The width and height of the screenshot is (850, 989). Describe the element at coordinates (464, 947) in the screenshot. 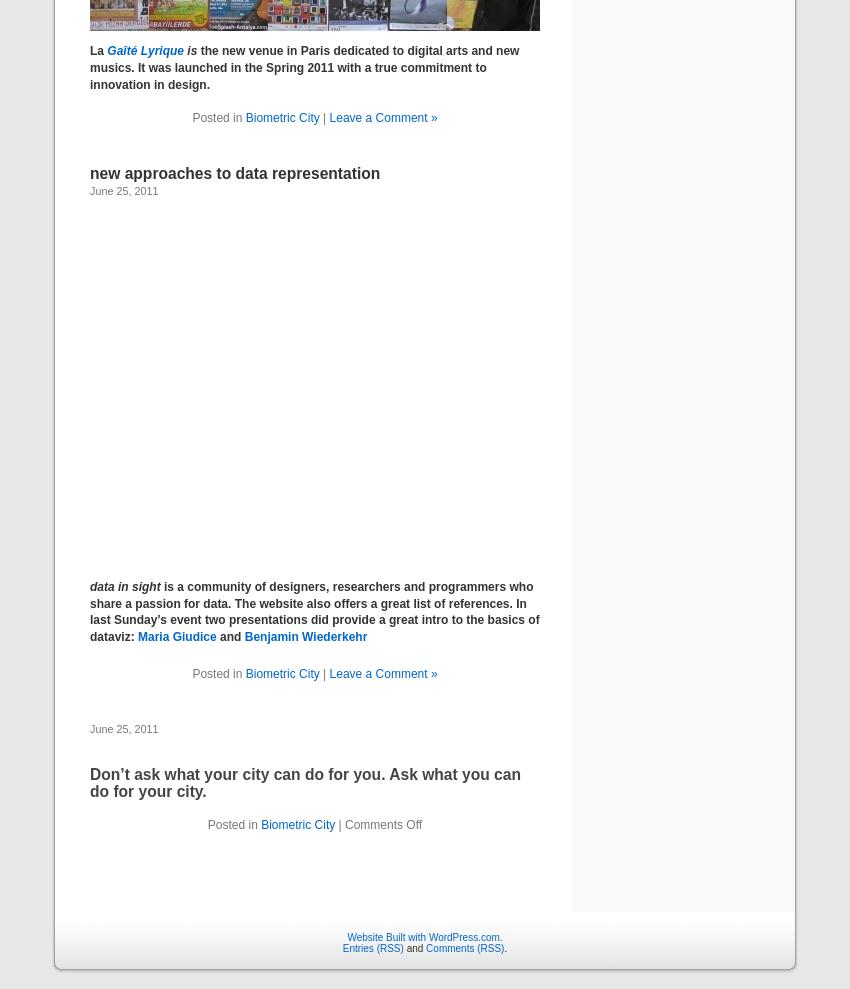

I see `'Comments (RSS)'` at that location.